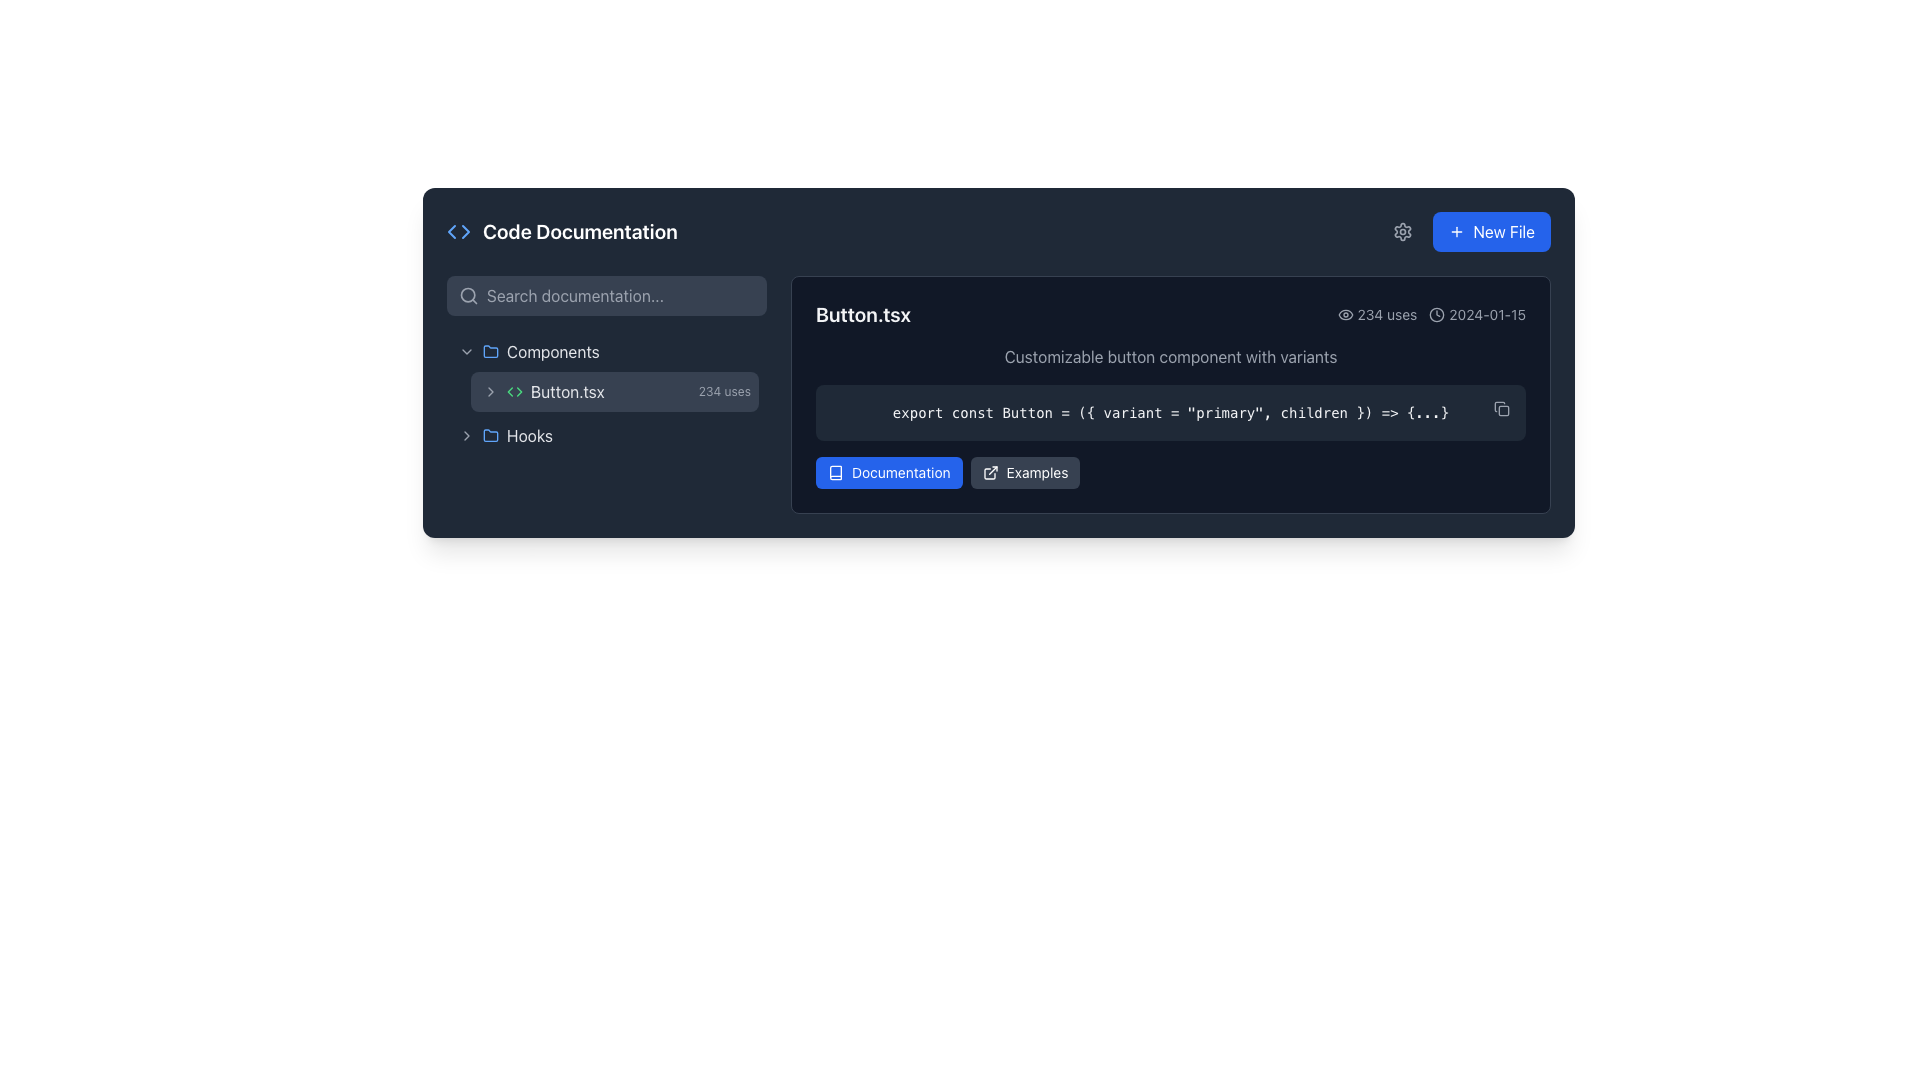 The width and height of the screenshot is (1920, 1080). I want to click on the settings gear icon located in the top-right corner of the dark-themed user interface panel, so click(1402, 230).